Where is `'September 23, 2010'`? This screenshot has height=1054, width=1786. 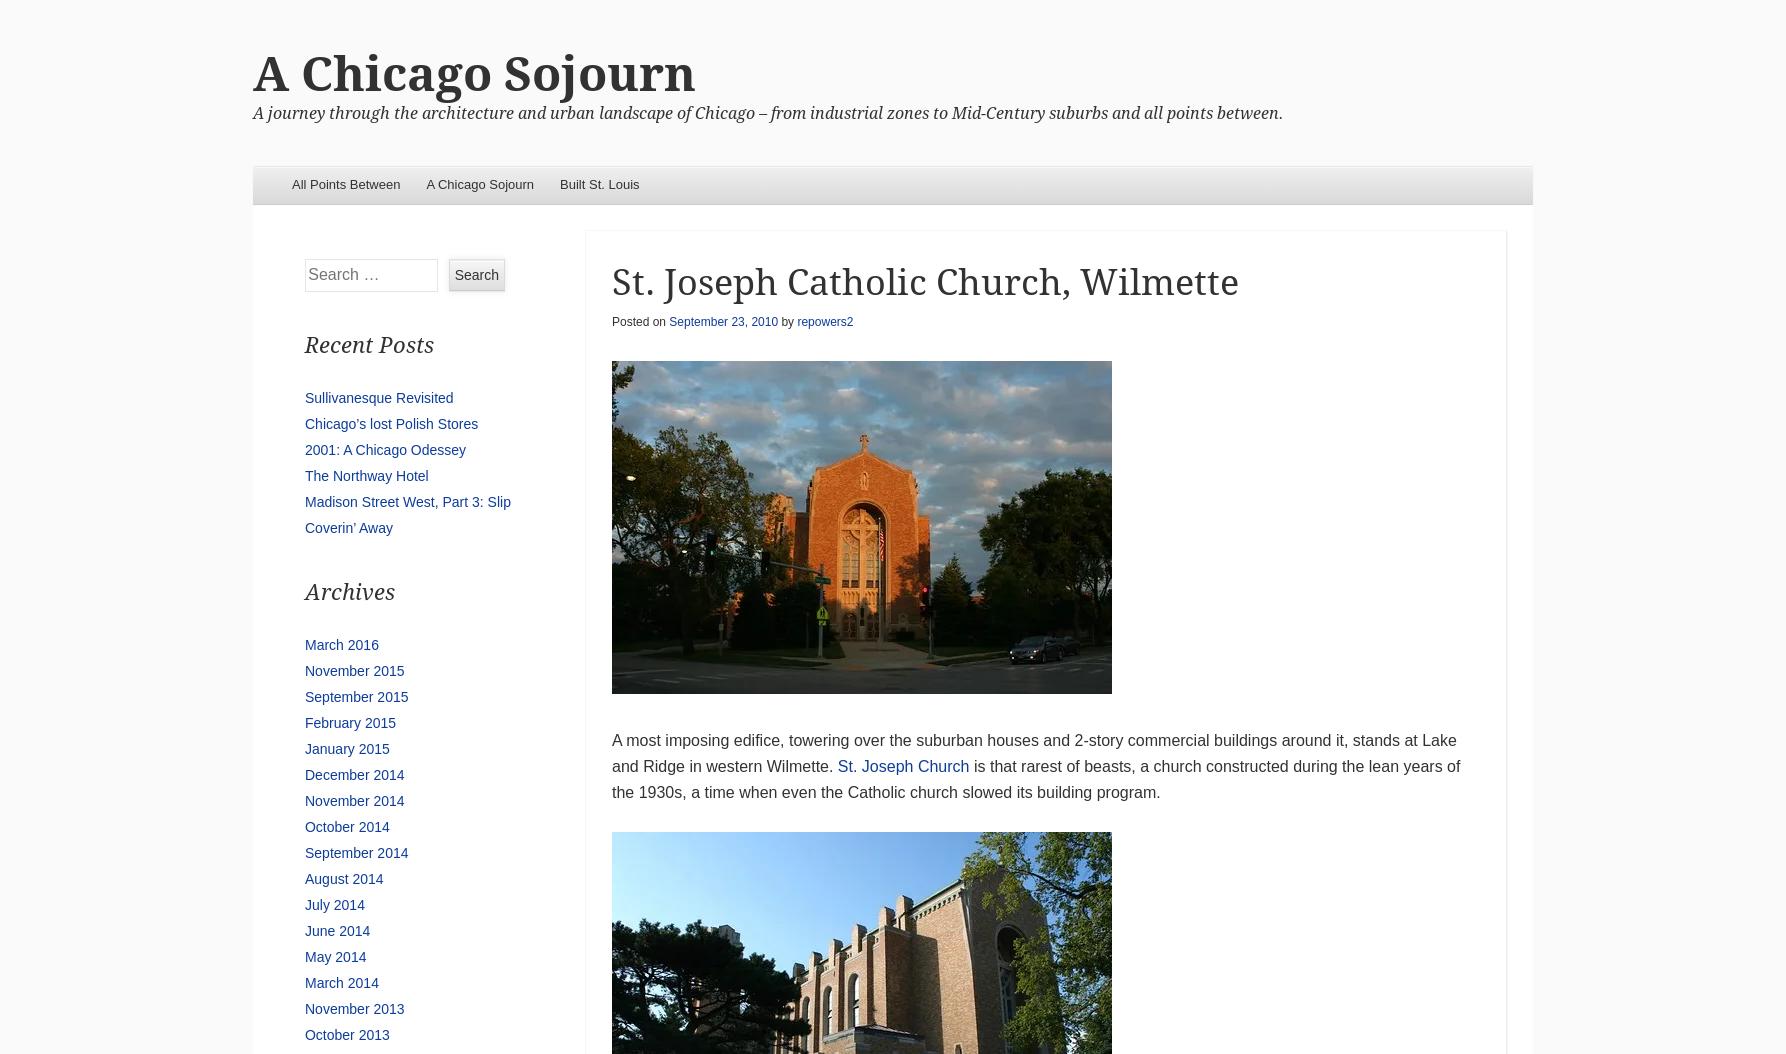 'September 23, 2010' is located at coordinates (669, 321).